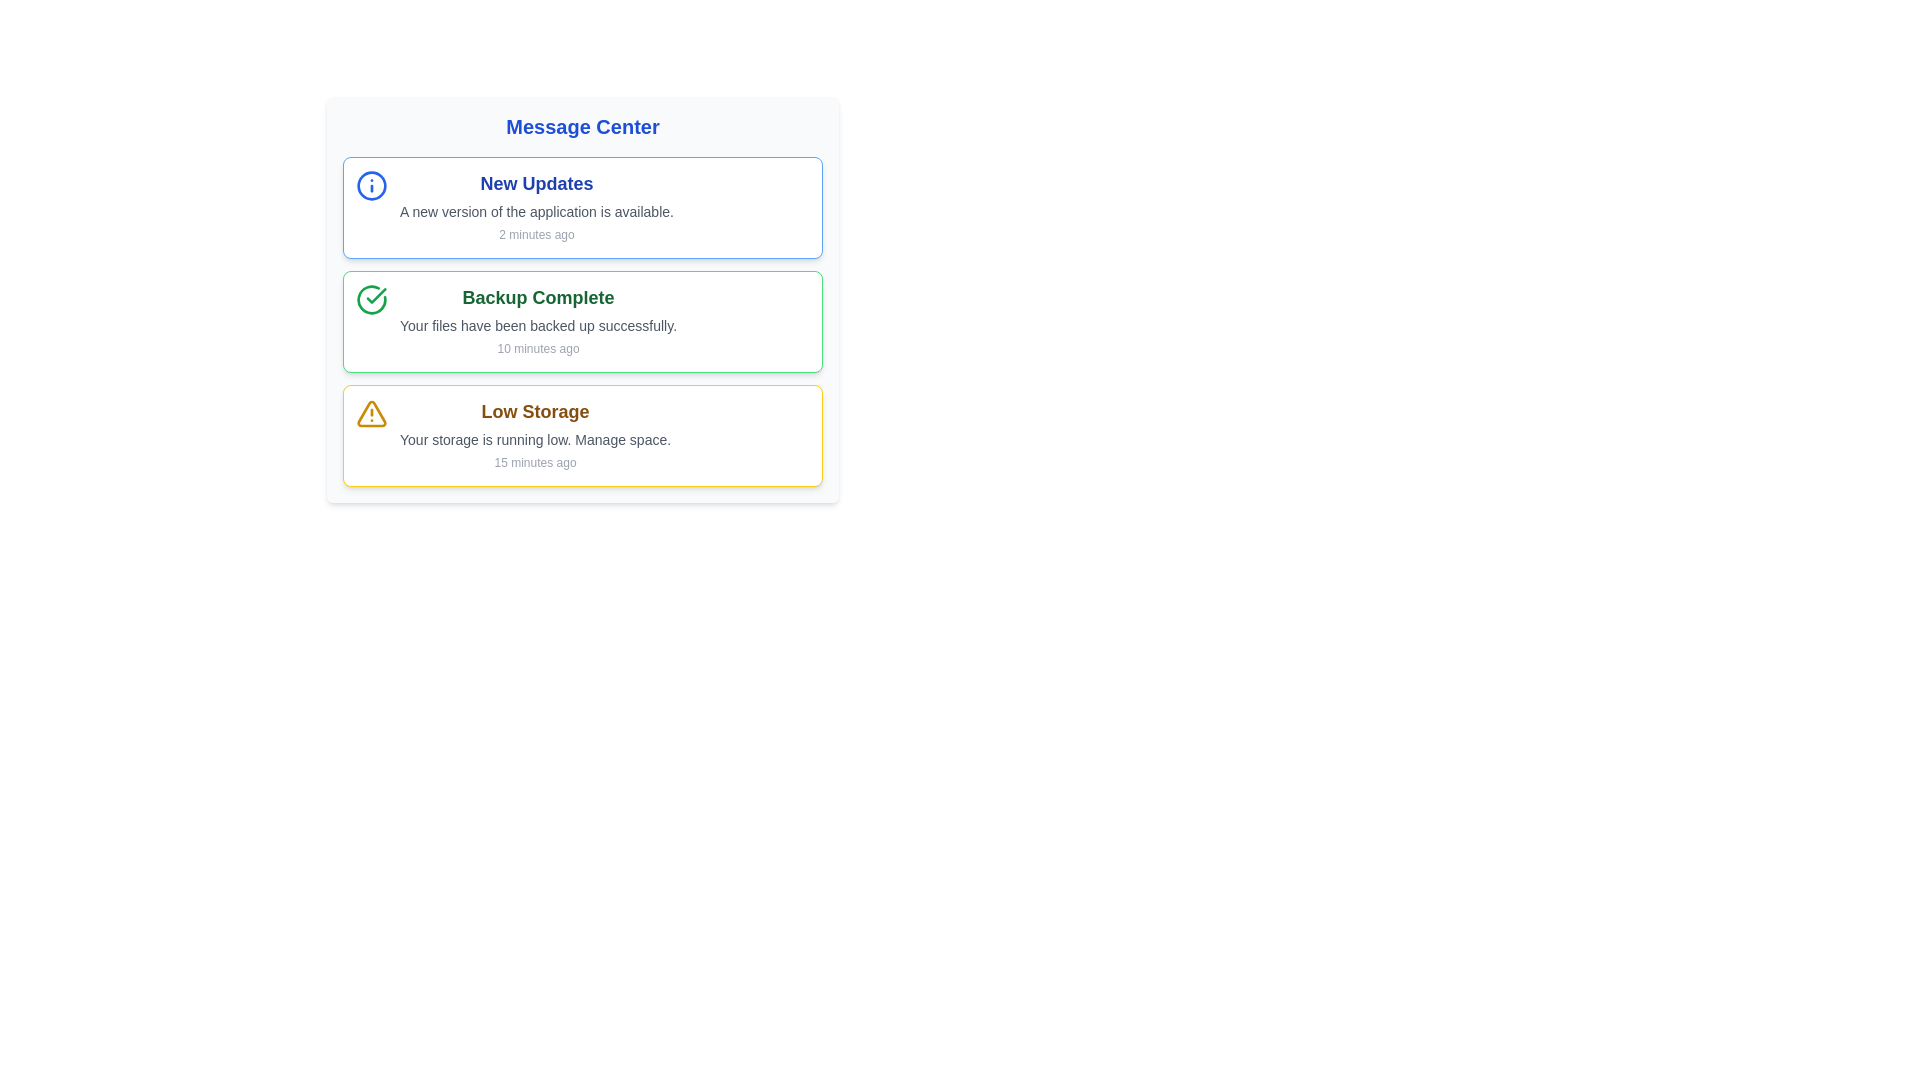  What do you see at coordinates (535, 434) in the screenshot?
I see `the 'Low Storage' notification block, which is the third item in the notification list` at bounding box center [535, 434].